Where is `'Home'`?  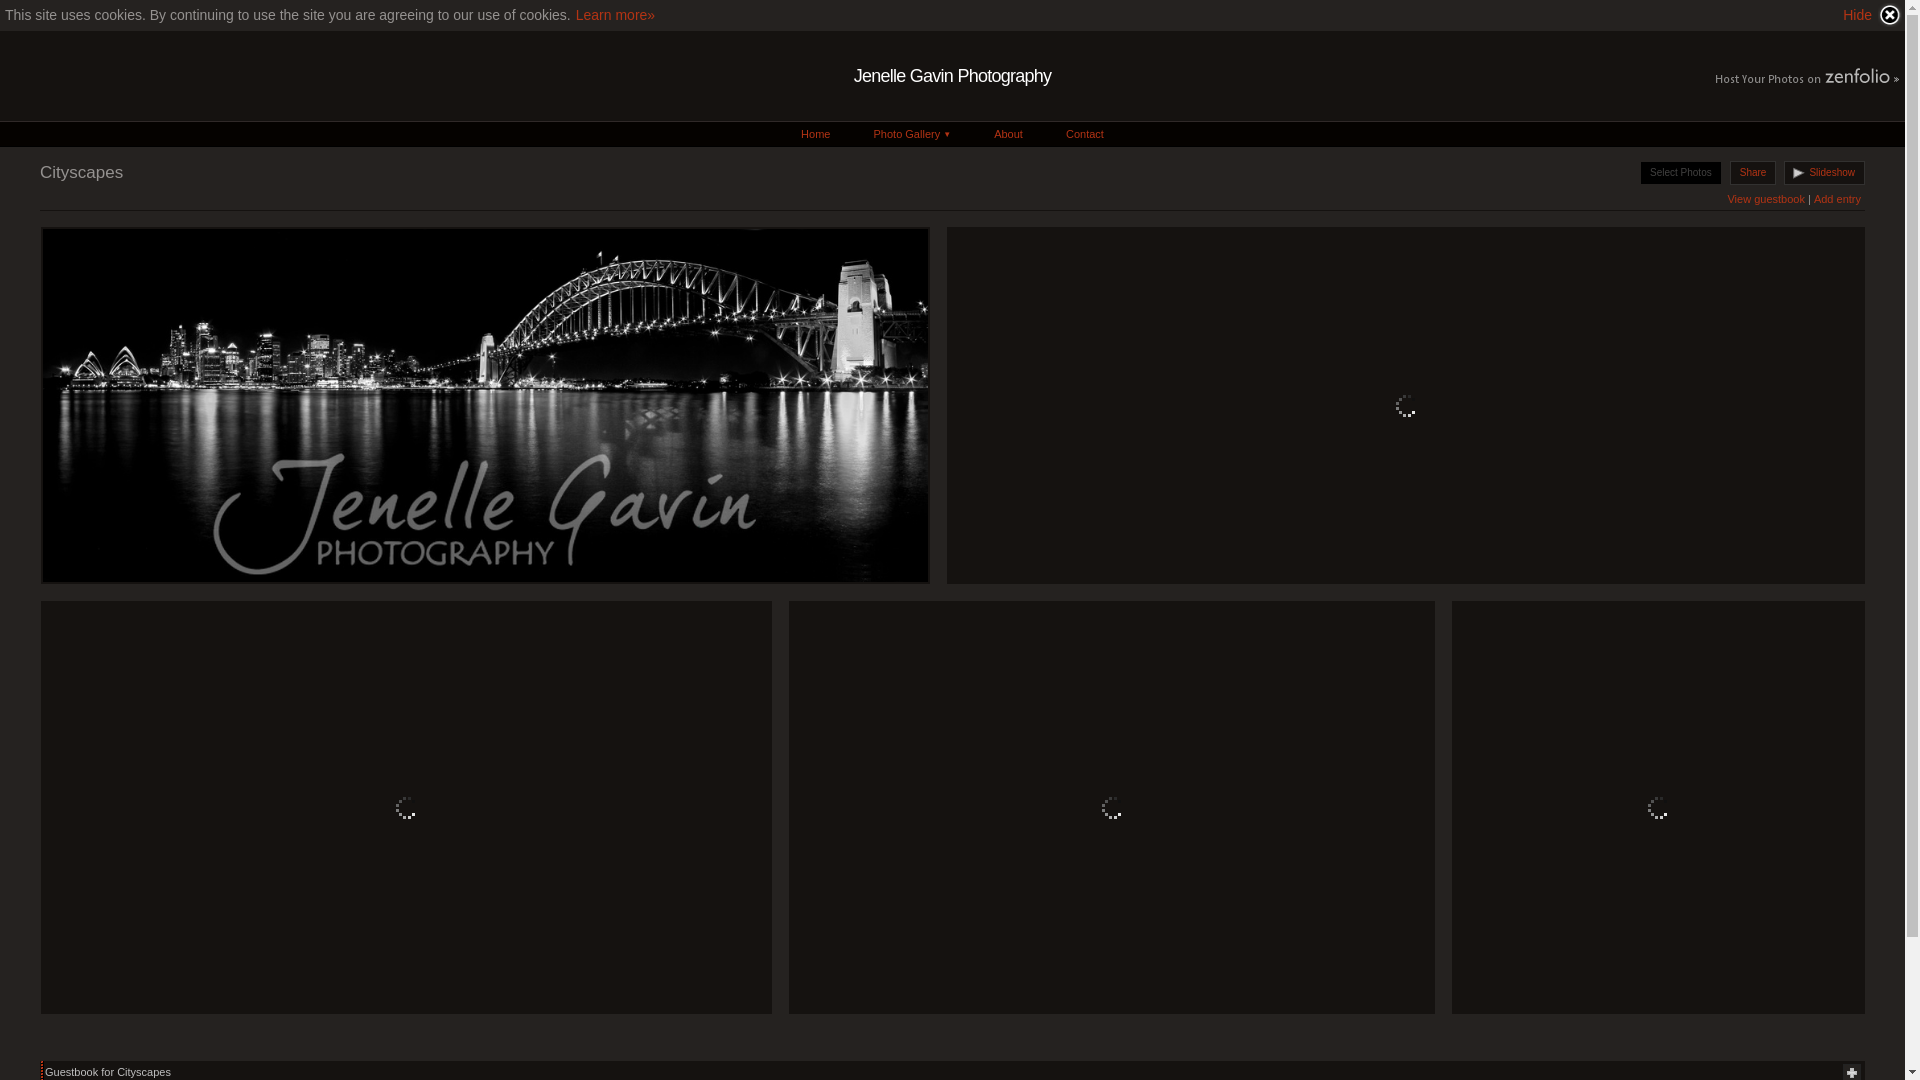
'Home' is located at coordinates (815, 134).